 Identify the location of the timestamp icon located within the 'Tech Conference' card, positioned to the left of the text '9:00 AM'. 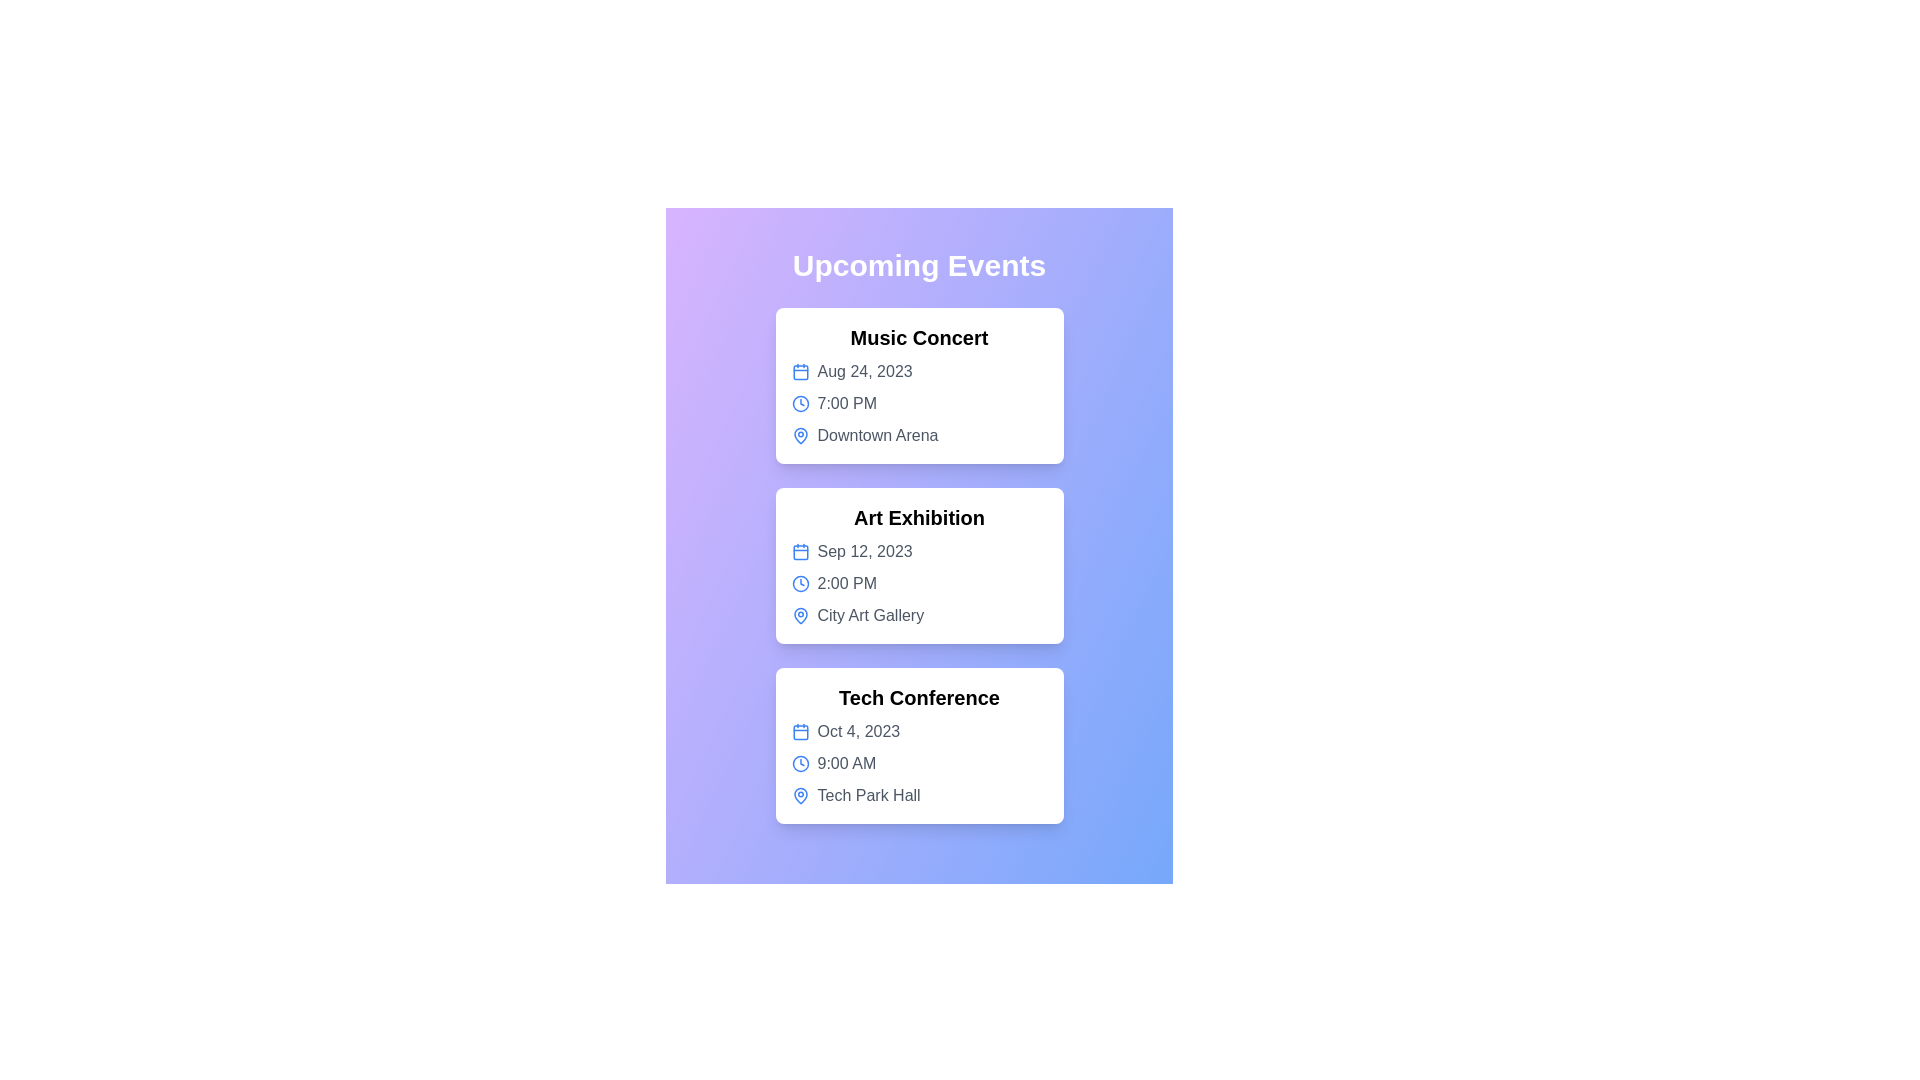
(800, 763).